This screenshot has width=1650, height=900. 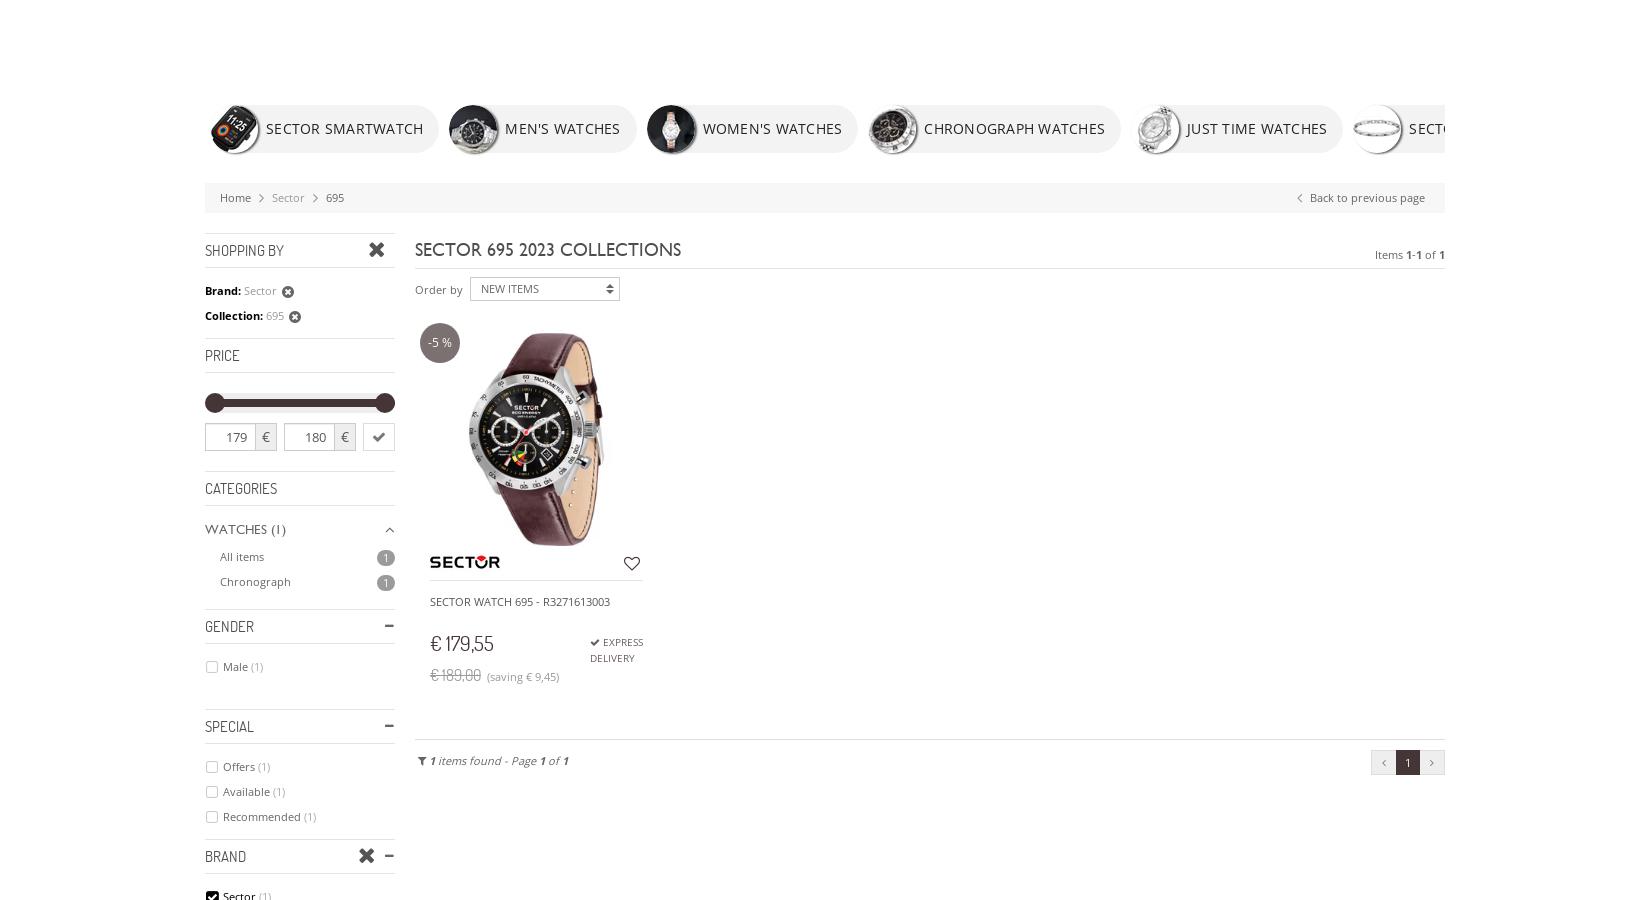 What do you see at coordinates (282, 143) in the screenshot?
I see `'(27)'` at bounding box center [282, 143].